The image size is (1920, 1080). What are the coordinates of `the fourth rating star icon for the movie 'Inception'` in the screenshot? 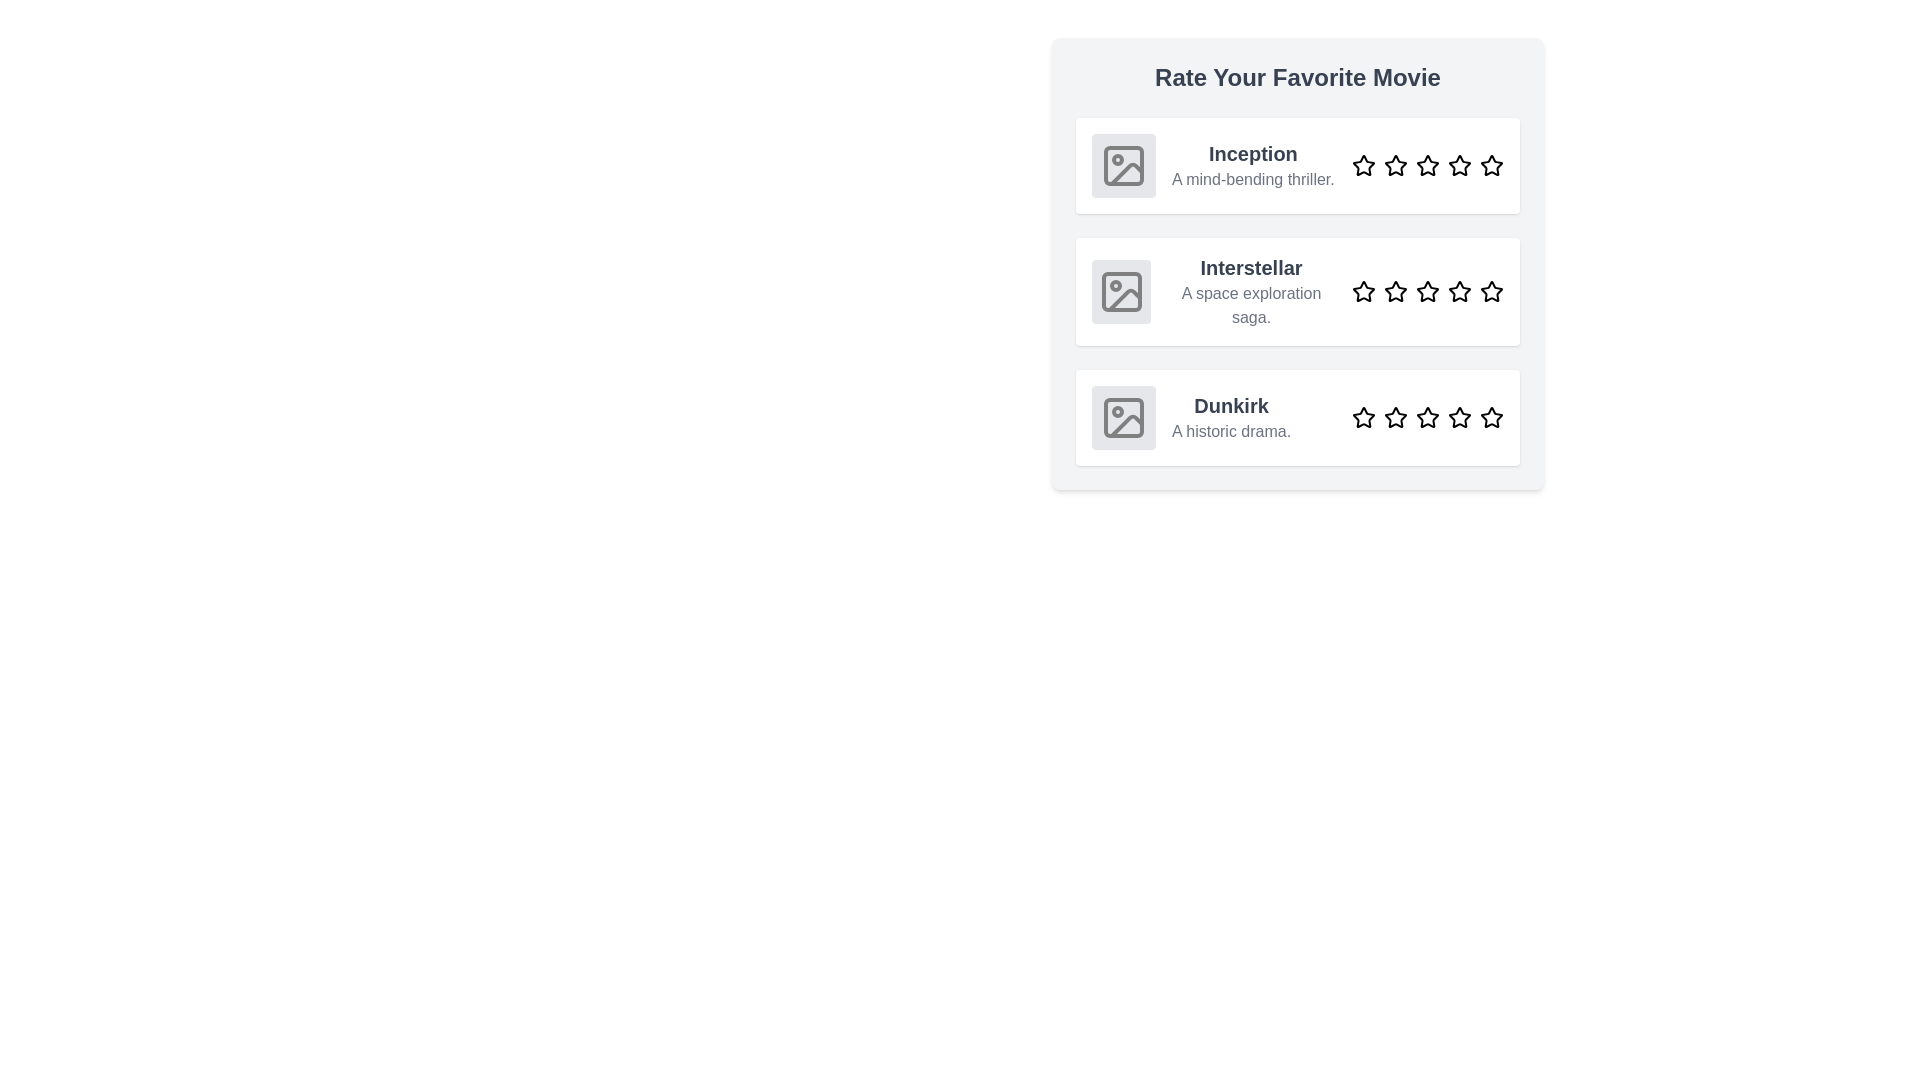 It's located at (1459, 164).